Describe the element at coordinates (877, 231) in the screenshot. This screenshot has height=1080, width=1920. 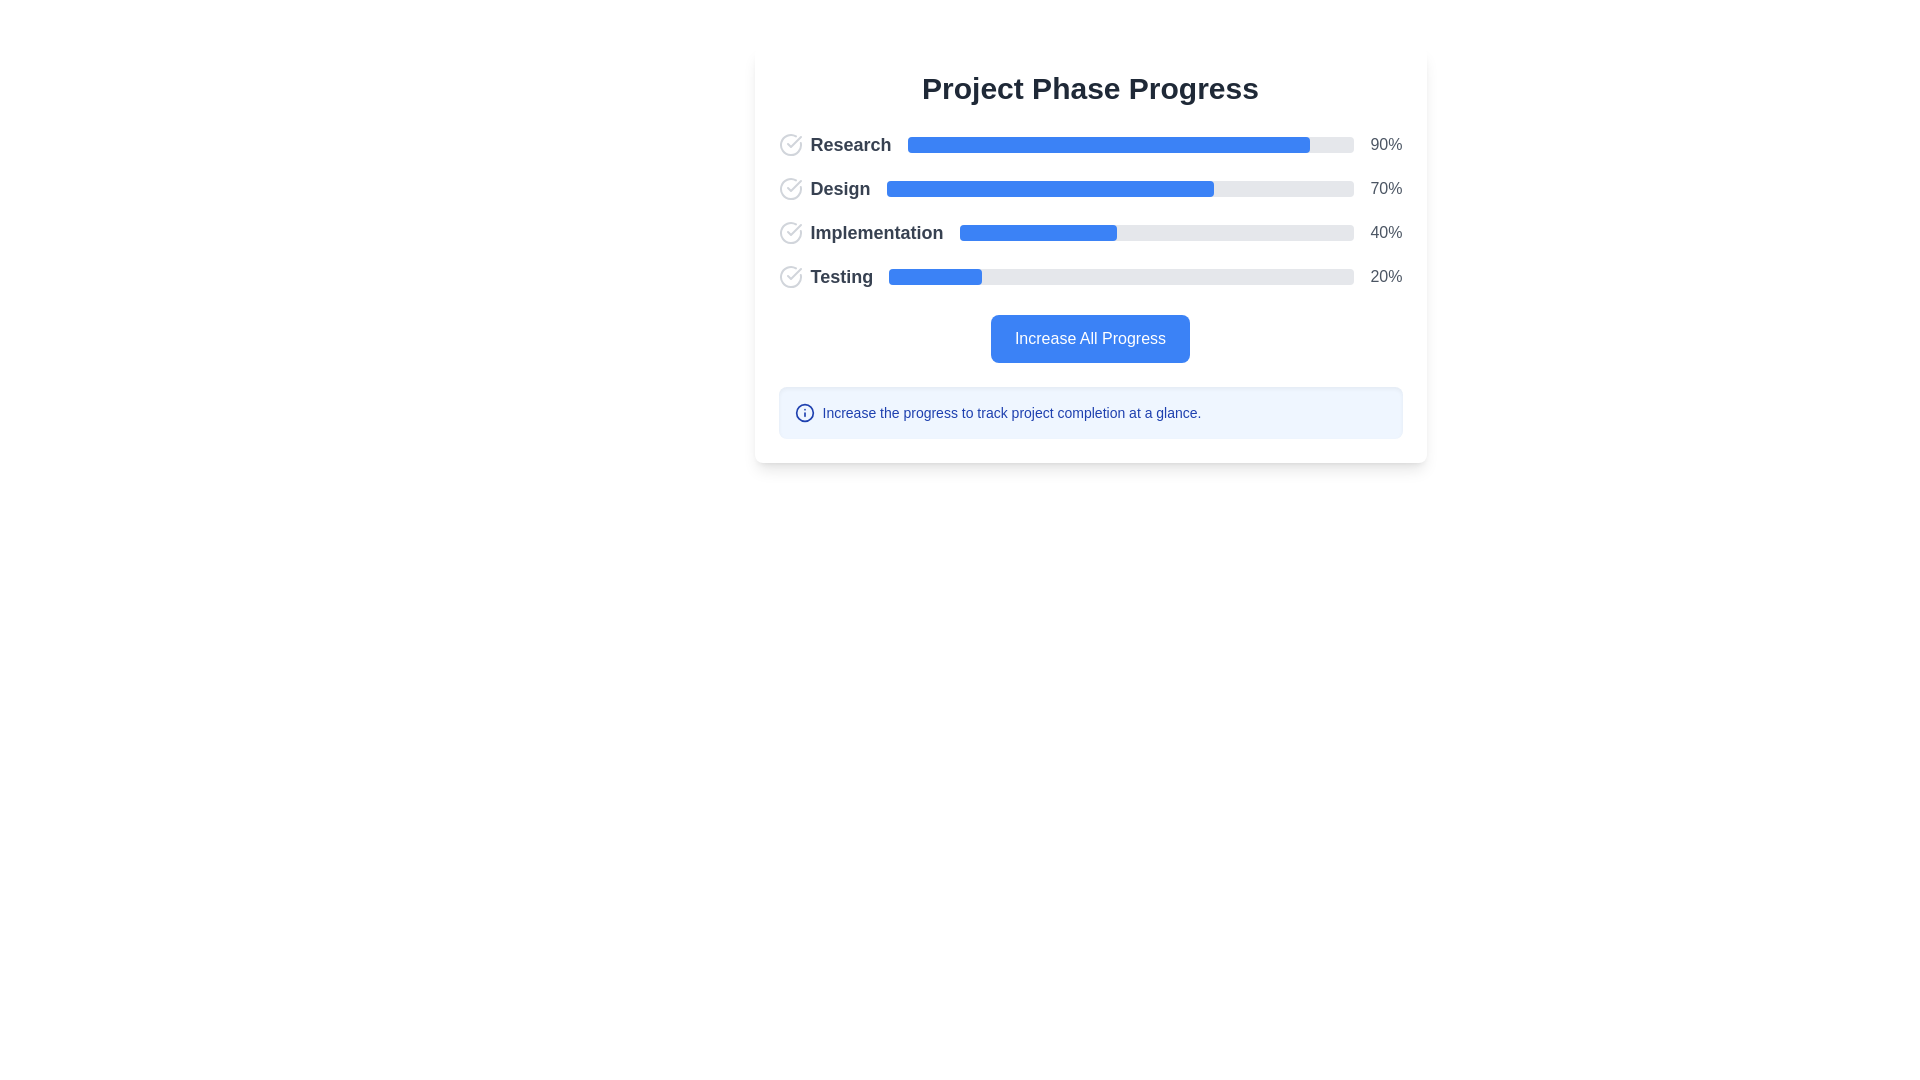
I see `the label indicating the 'Implementation' phase, which is the third item under 'Project Phase Progress', located slightly to the right of the checkmark icon` at that location.